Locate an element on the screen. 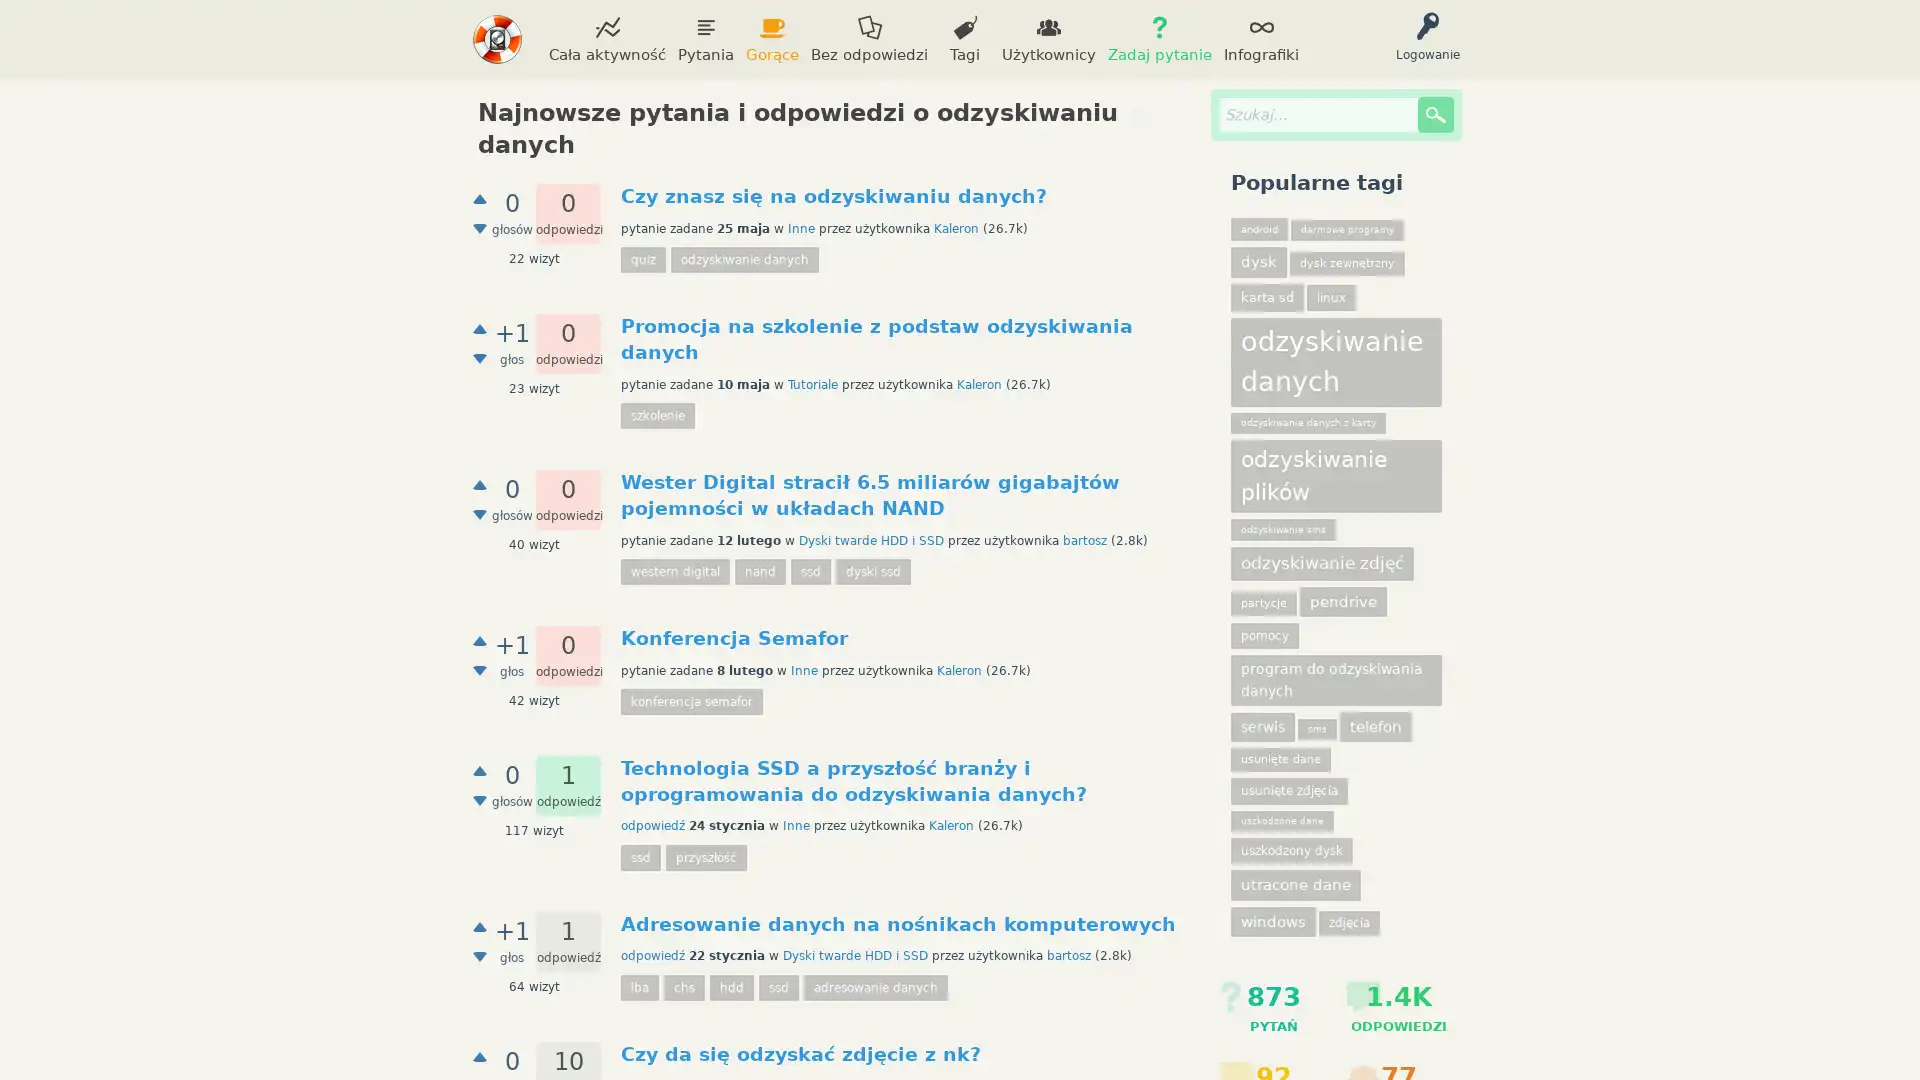 The height and width of the screenshot is (1080, 1920). + is located at coordinates (480, 1055).